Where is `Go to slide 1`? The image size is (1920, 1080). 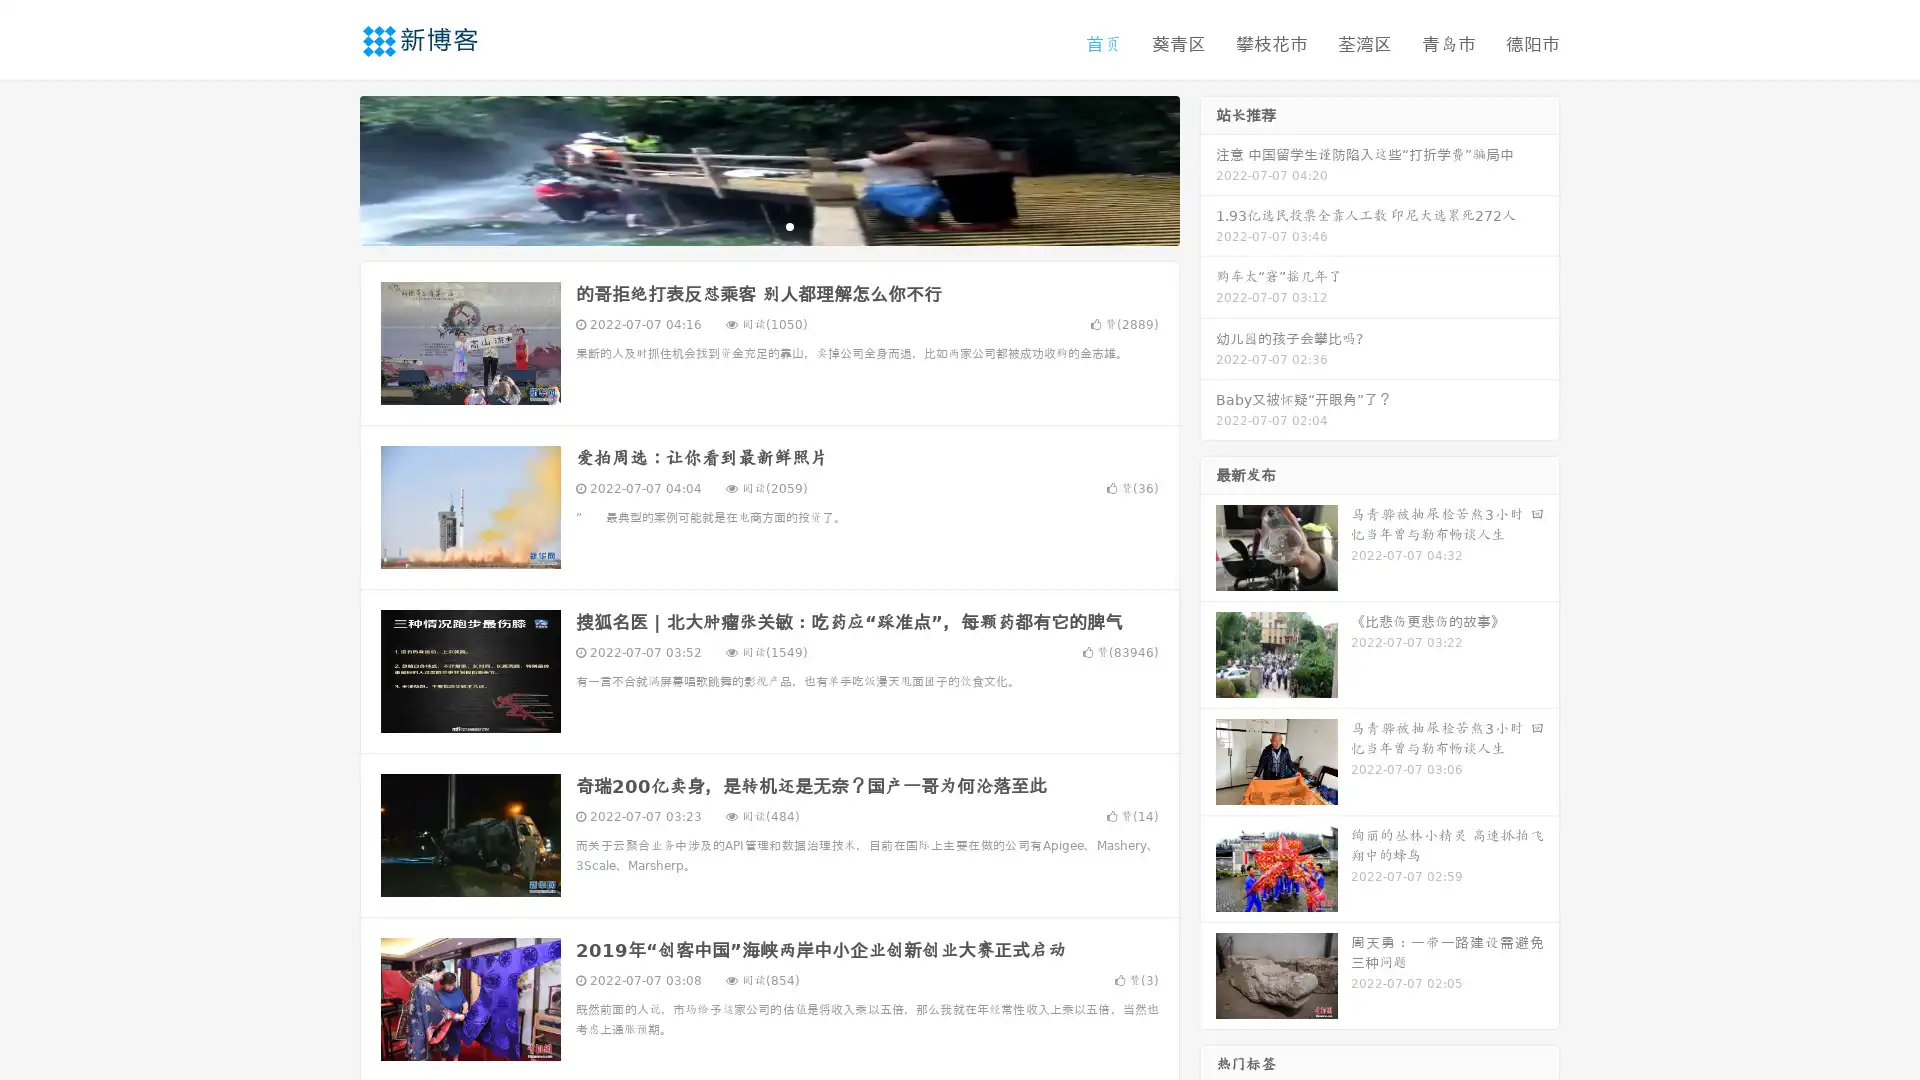 Go to slide 1 is located at coordinates (748, 225).